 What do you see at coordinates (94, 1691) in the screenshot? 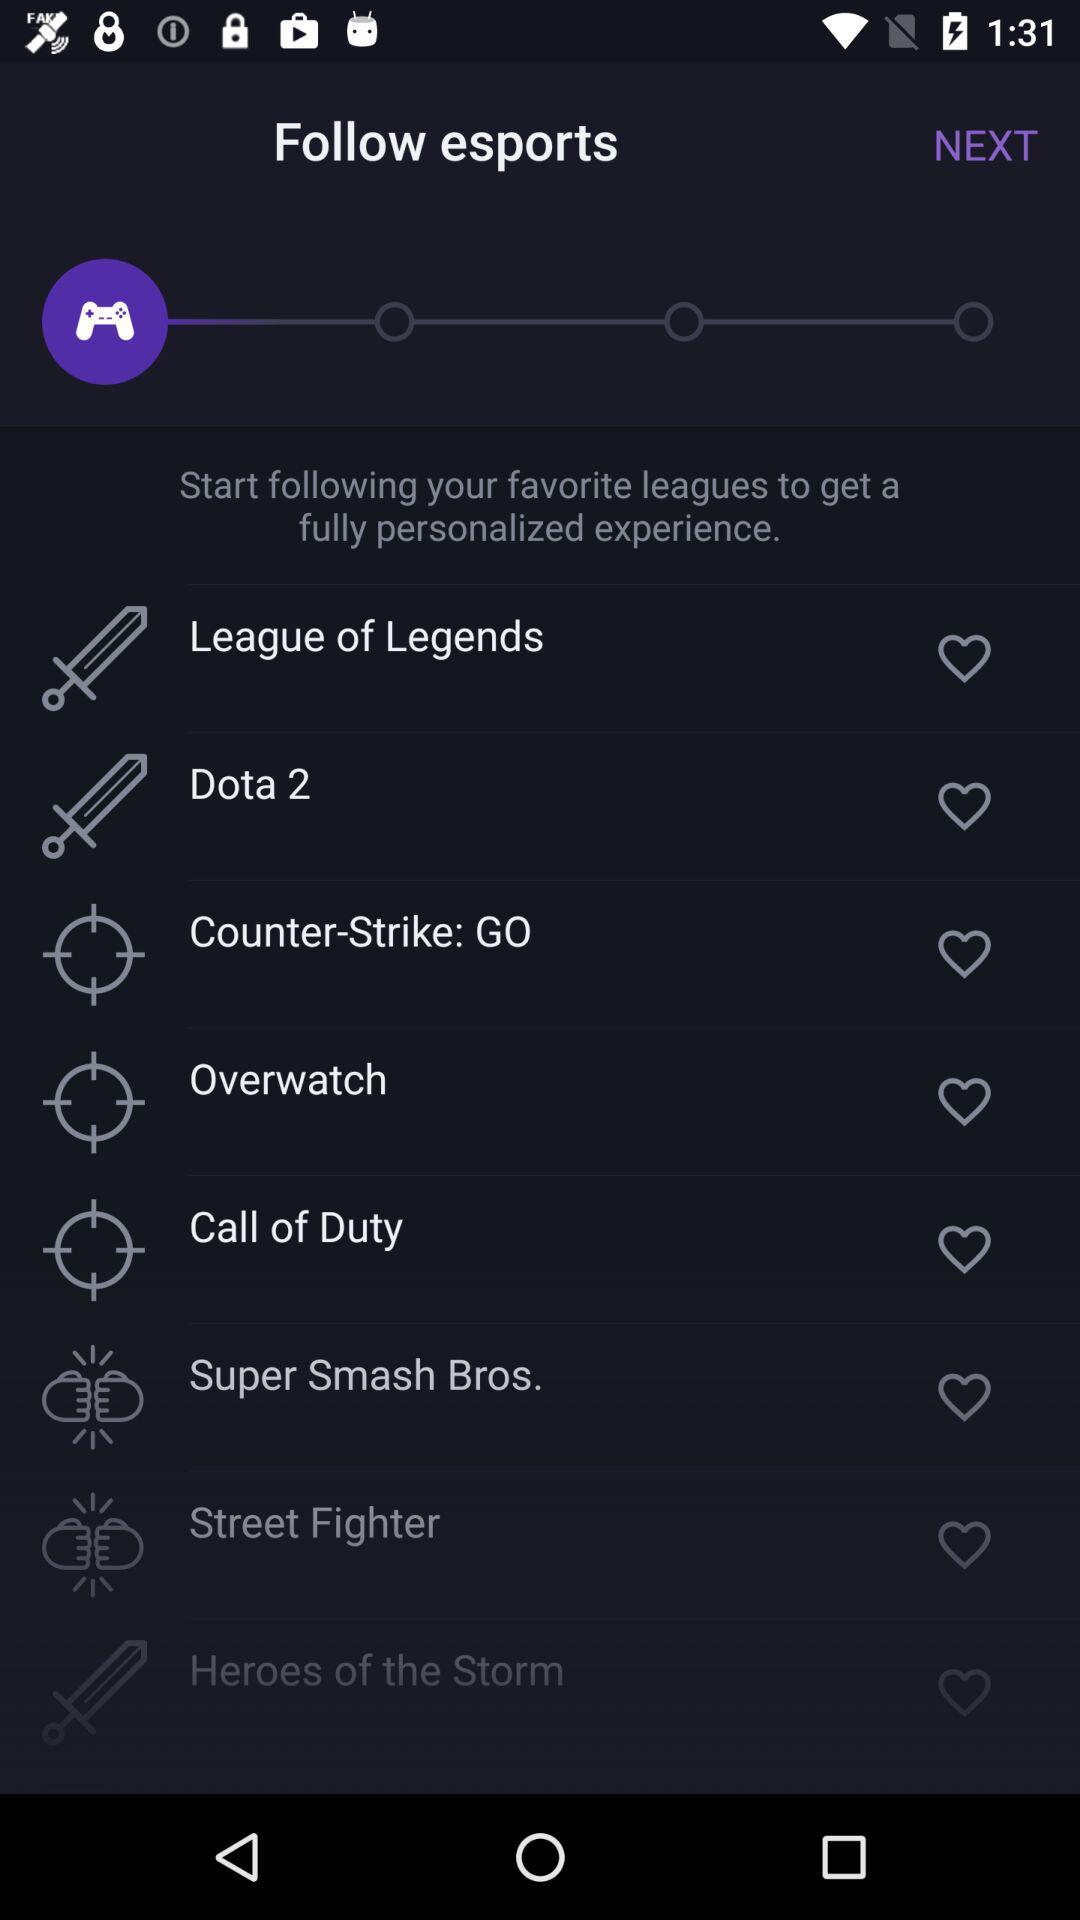
I see `the icon at left side of the heroes of the storm` at bounding box center [94, 1691].